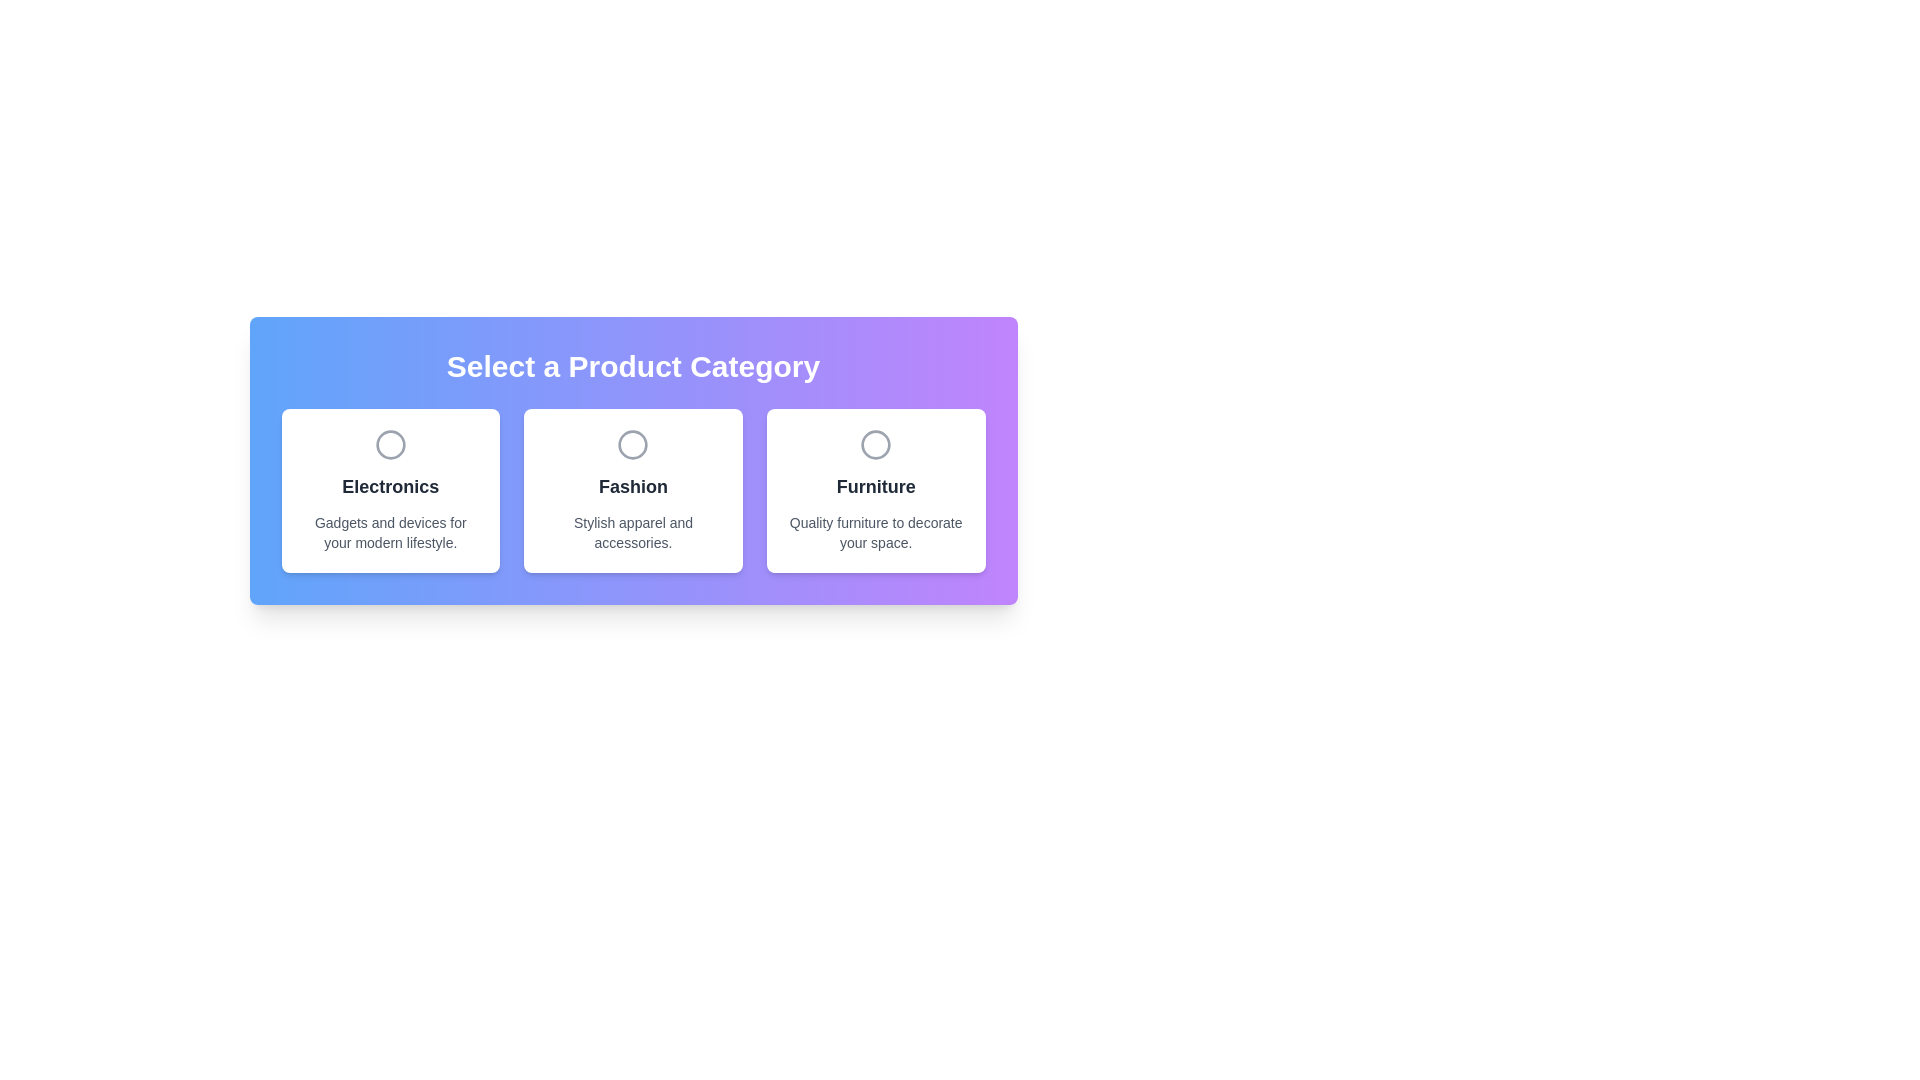 The width and height of the screenshot is (1920, 1080). What do you see at coordinates (632, 490) in the screenshot?
I see `the 'Fashion' card, the second card in the grid` at bounding box center [632, 490].